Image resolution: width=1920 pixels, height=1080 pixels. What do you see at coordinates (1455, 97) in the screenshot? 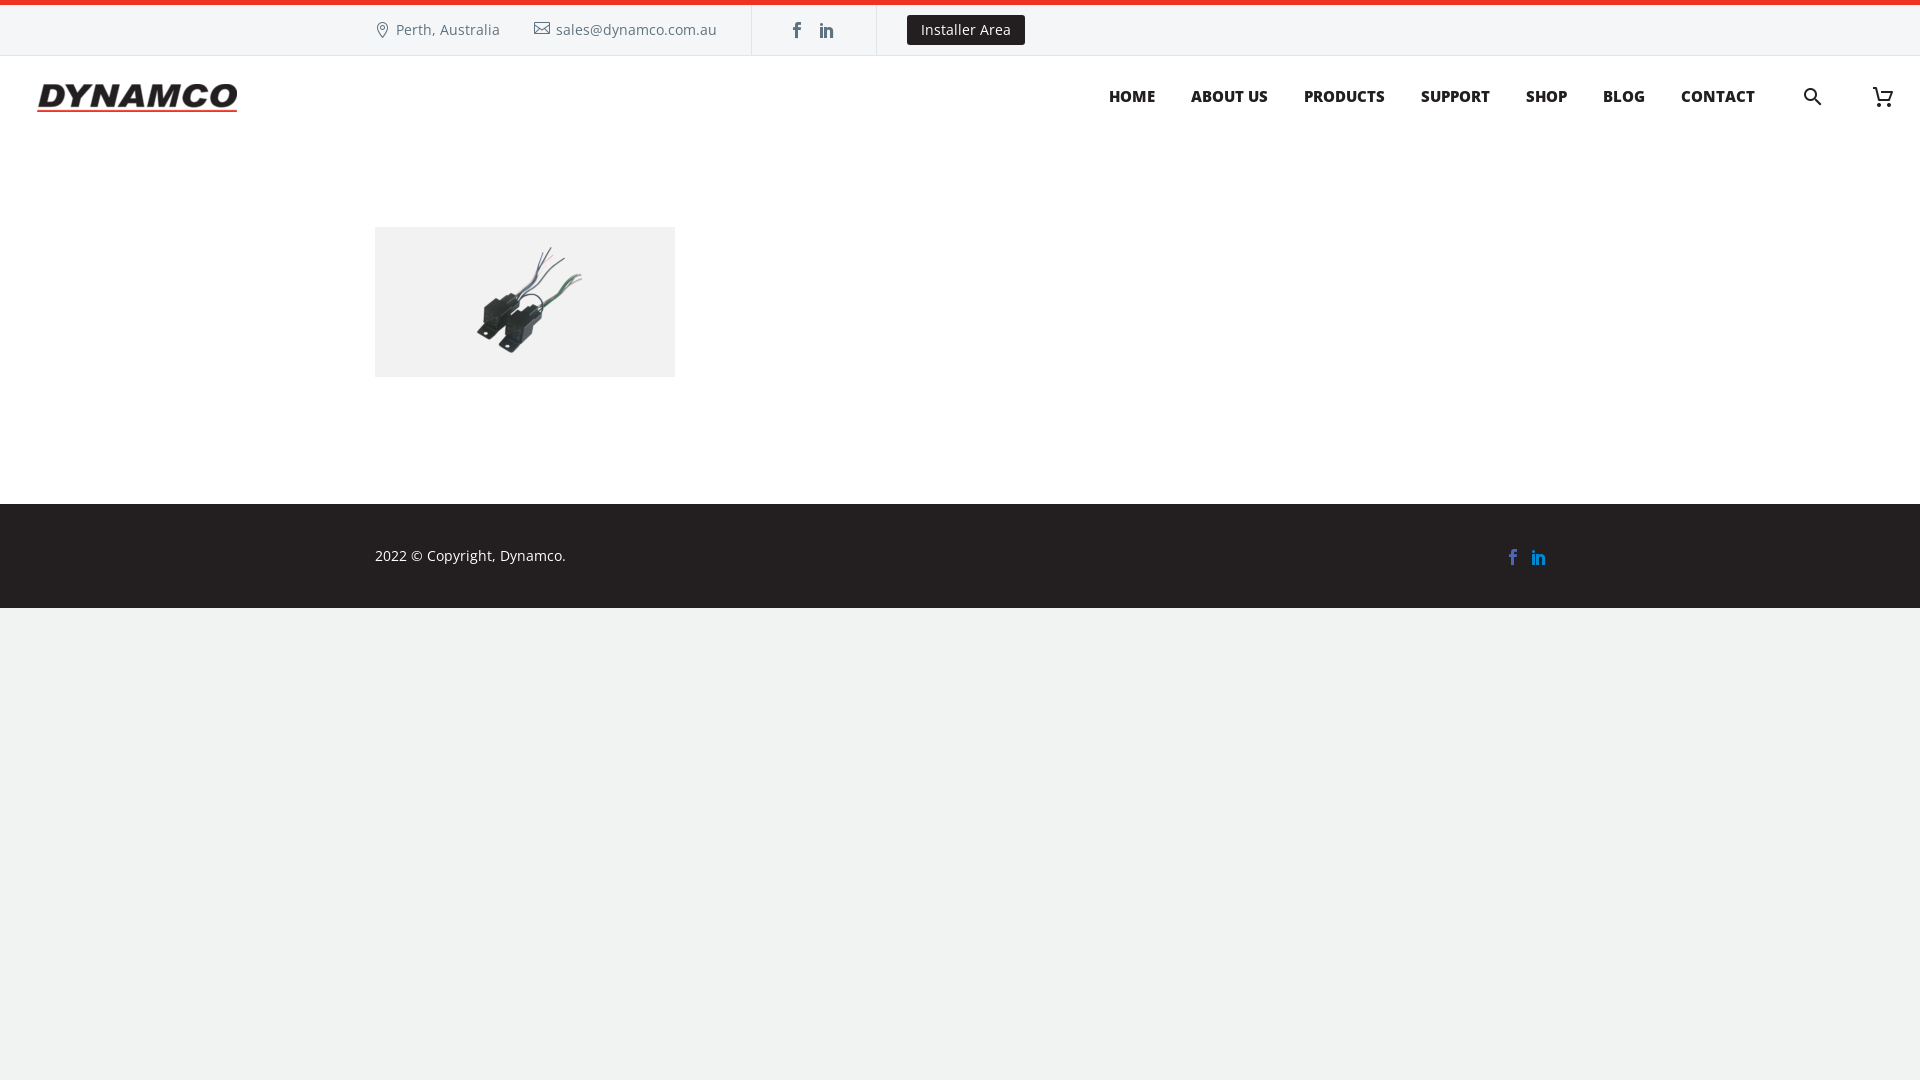
I see `'SUPPORT'` at bounding box center [1455, 97].